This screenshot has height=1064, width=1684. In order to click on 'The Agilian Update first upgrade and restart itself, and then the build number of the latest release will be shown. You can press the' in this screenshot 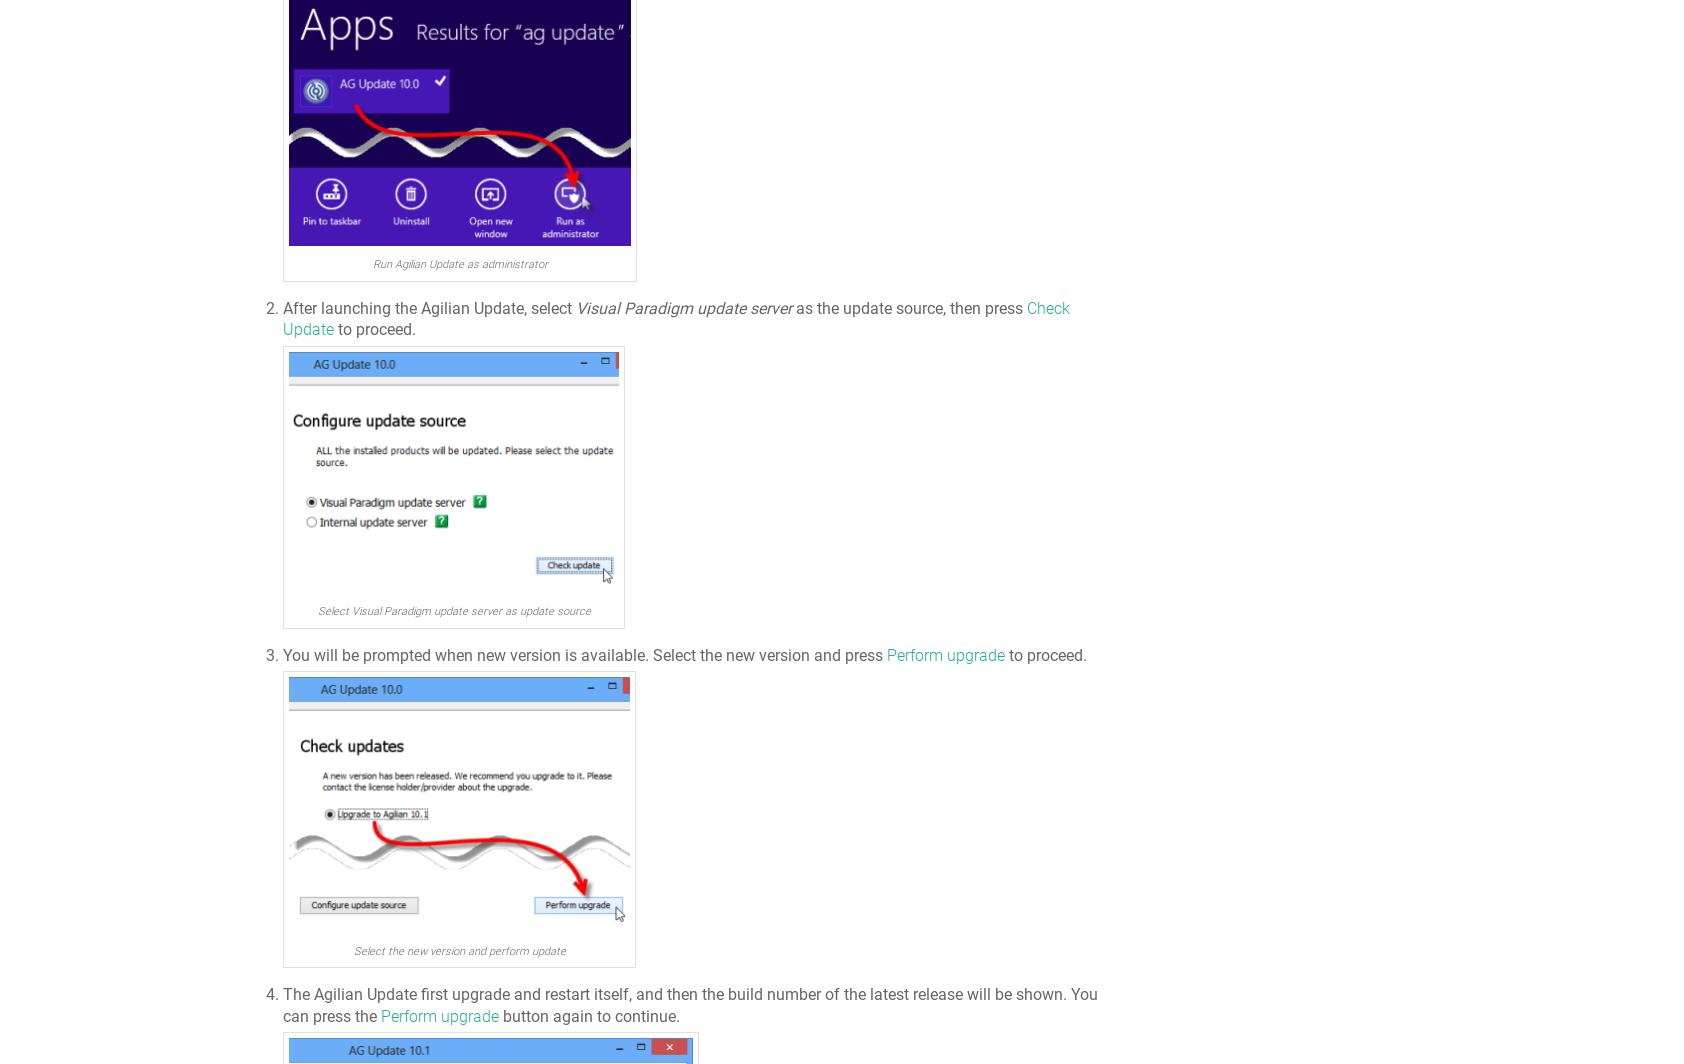, I will do `click(283, 1004)`.